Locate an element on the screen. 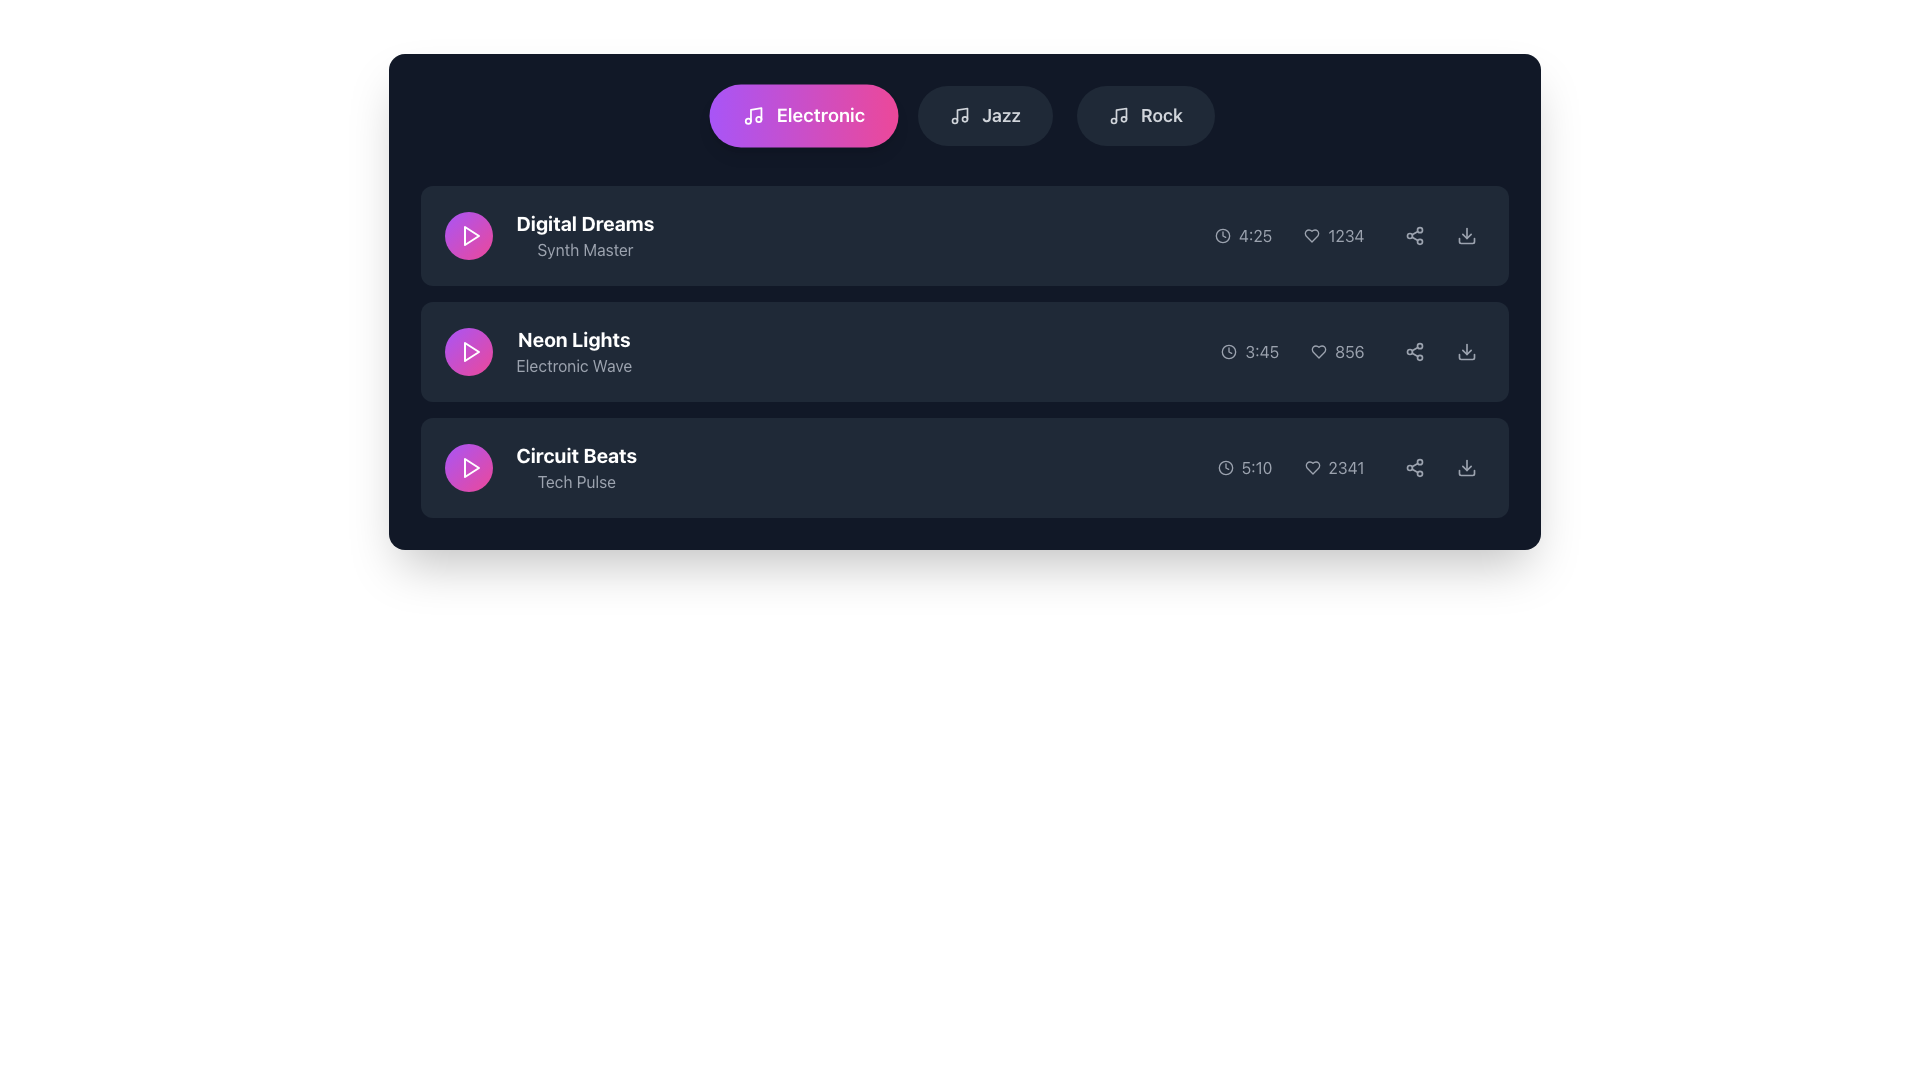  the static display of the track duration for the 'Circuit Beats' song located in the lower-right section of its list item is located at coordinates (1256, 467).